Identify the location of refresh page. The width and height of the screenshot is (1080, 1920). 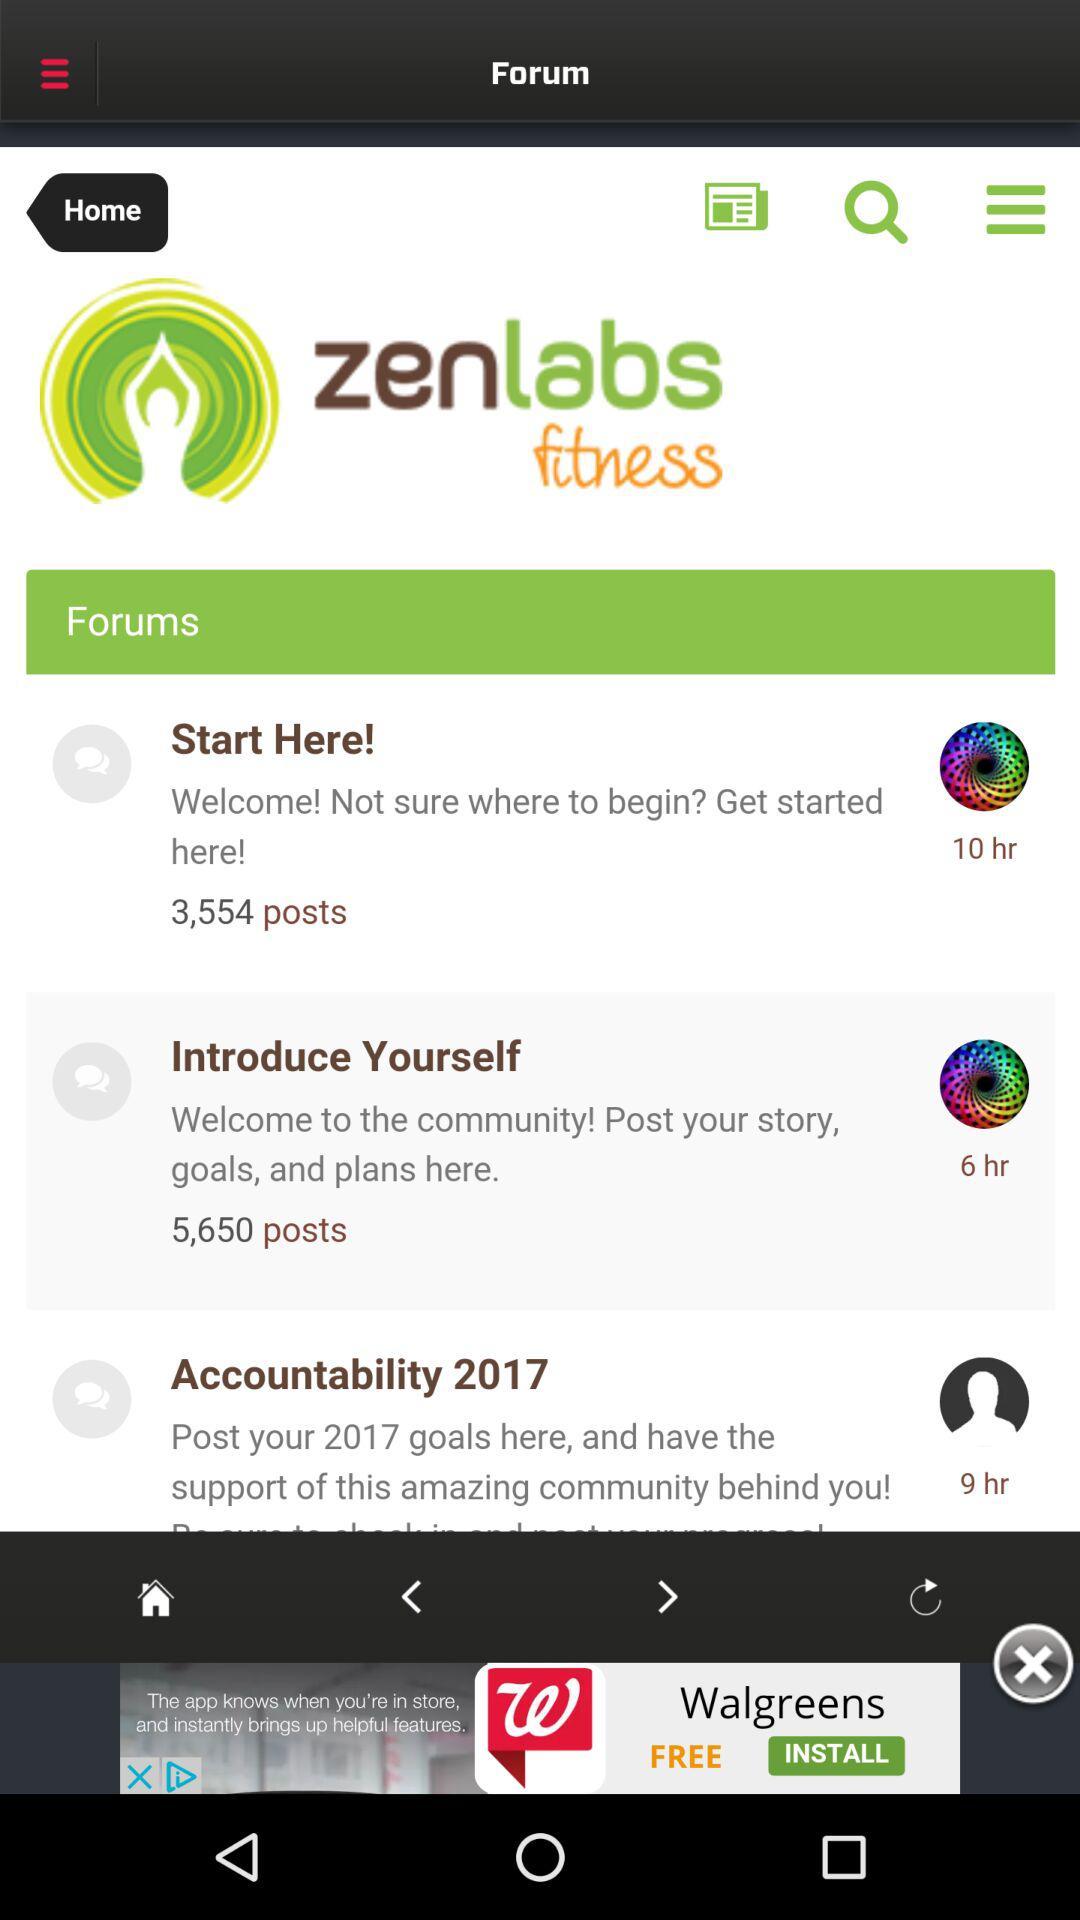
(925, 1595).